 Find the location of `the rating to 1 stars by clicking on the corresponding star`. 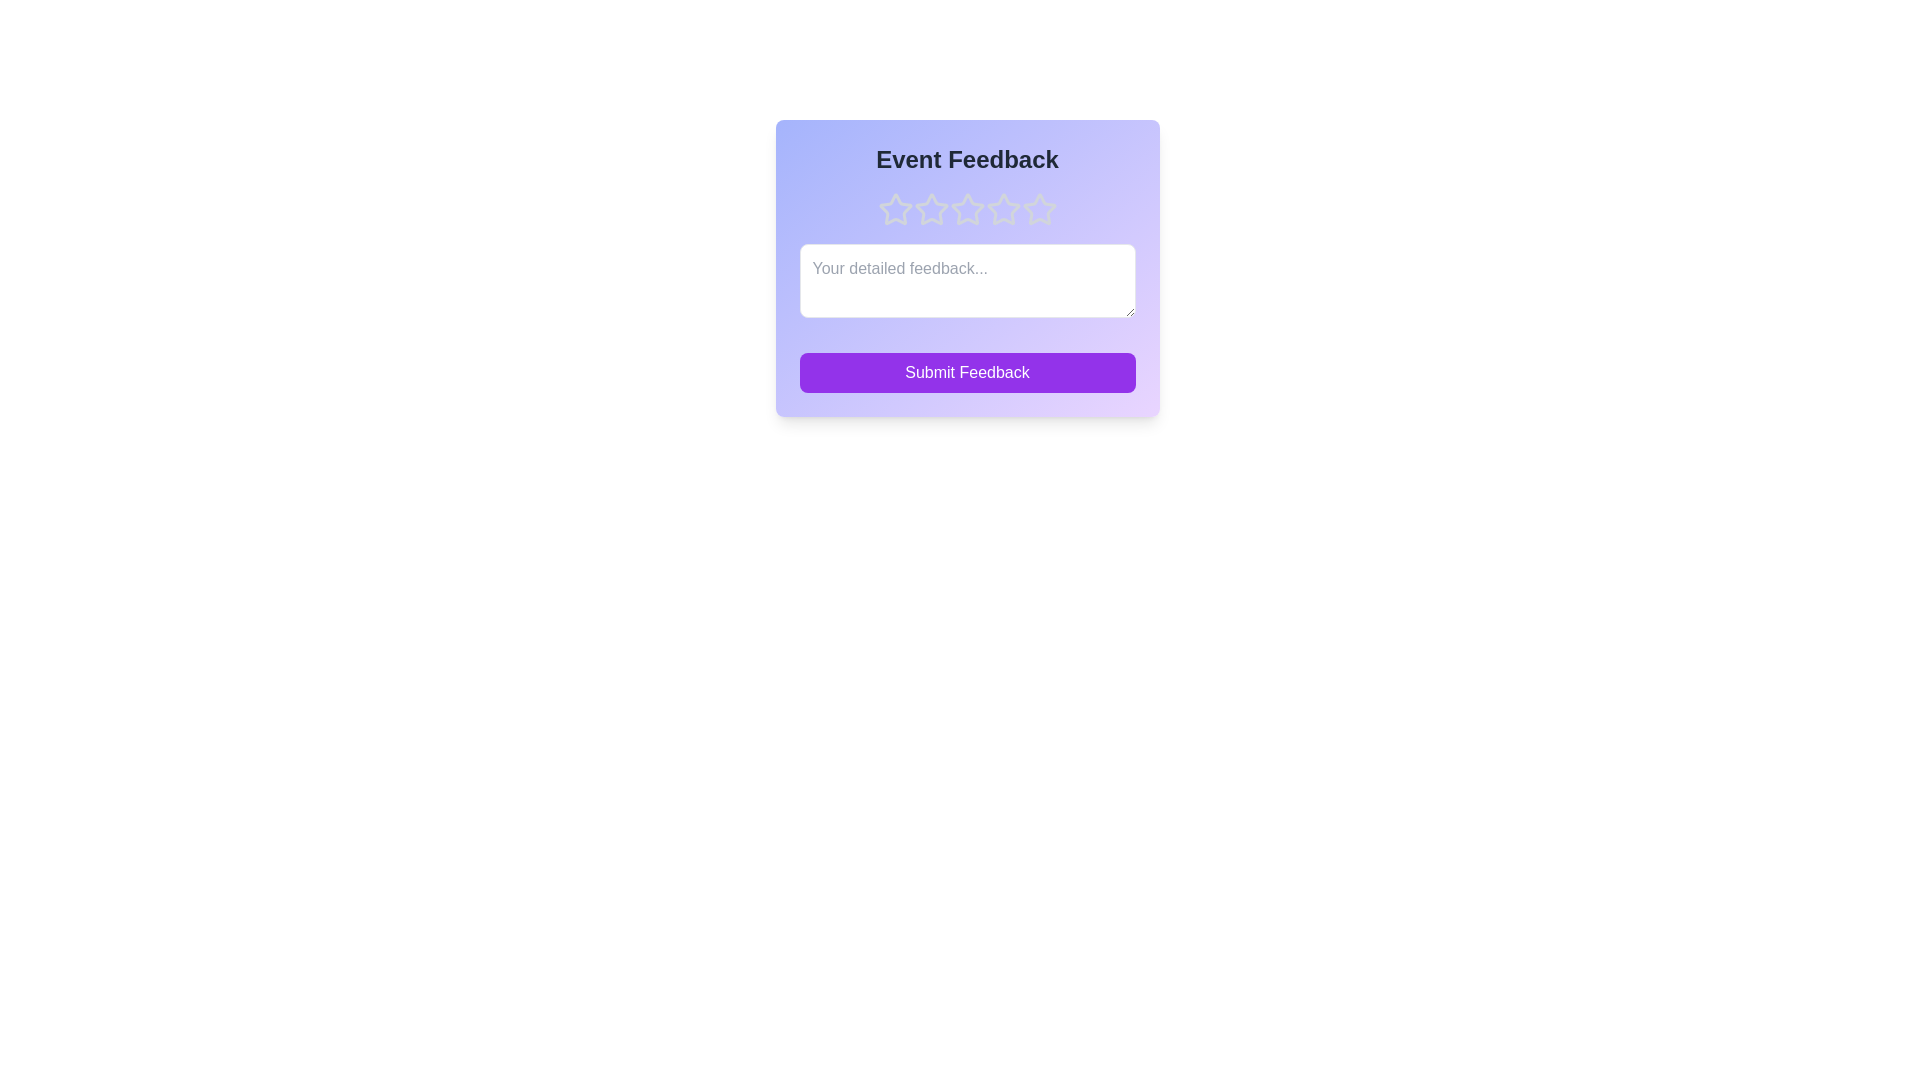

the rating to 1 stars by clicking on the corresponding star is located at coordinates (894, 209).